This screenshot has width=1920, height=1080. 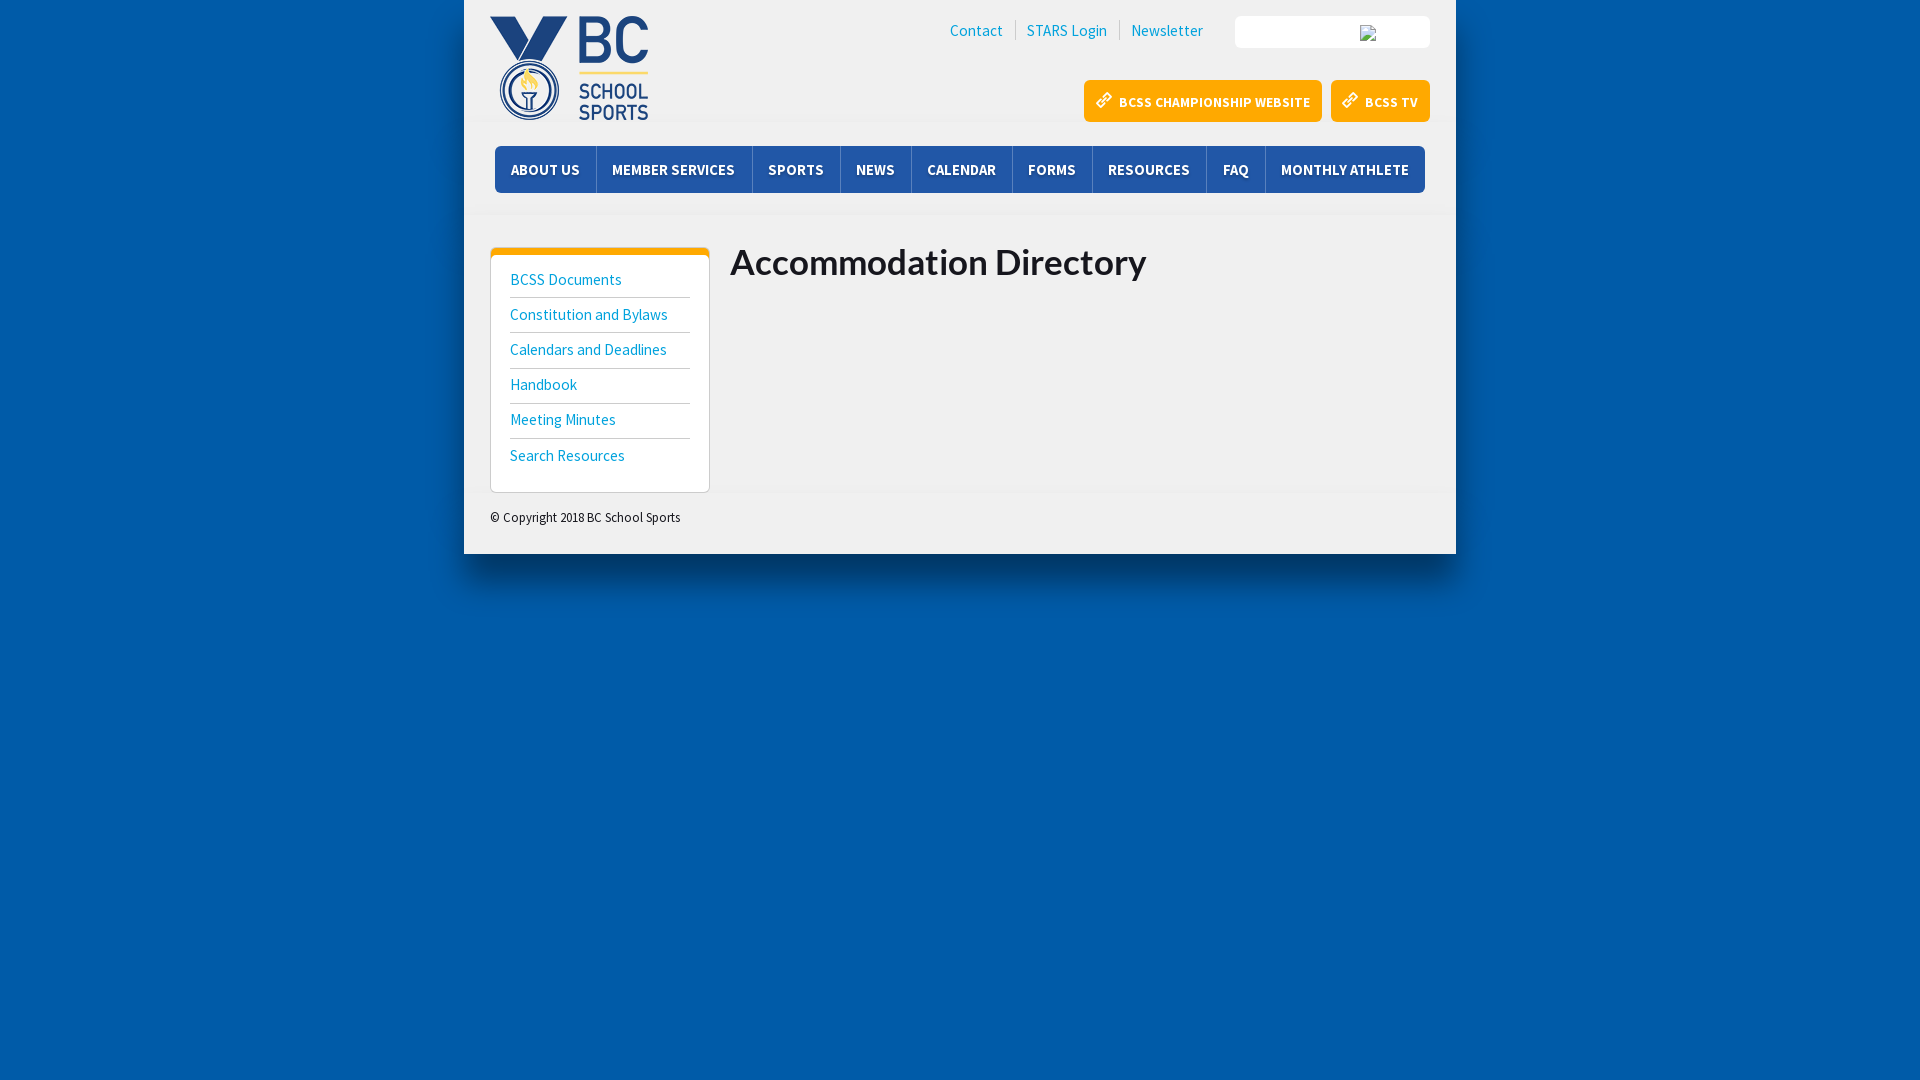 What do you see at coordinates (1148, 168) in the screenshot?
I see `'RESOURCES'` at bounding box center [1148, 168].